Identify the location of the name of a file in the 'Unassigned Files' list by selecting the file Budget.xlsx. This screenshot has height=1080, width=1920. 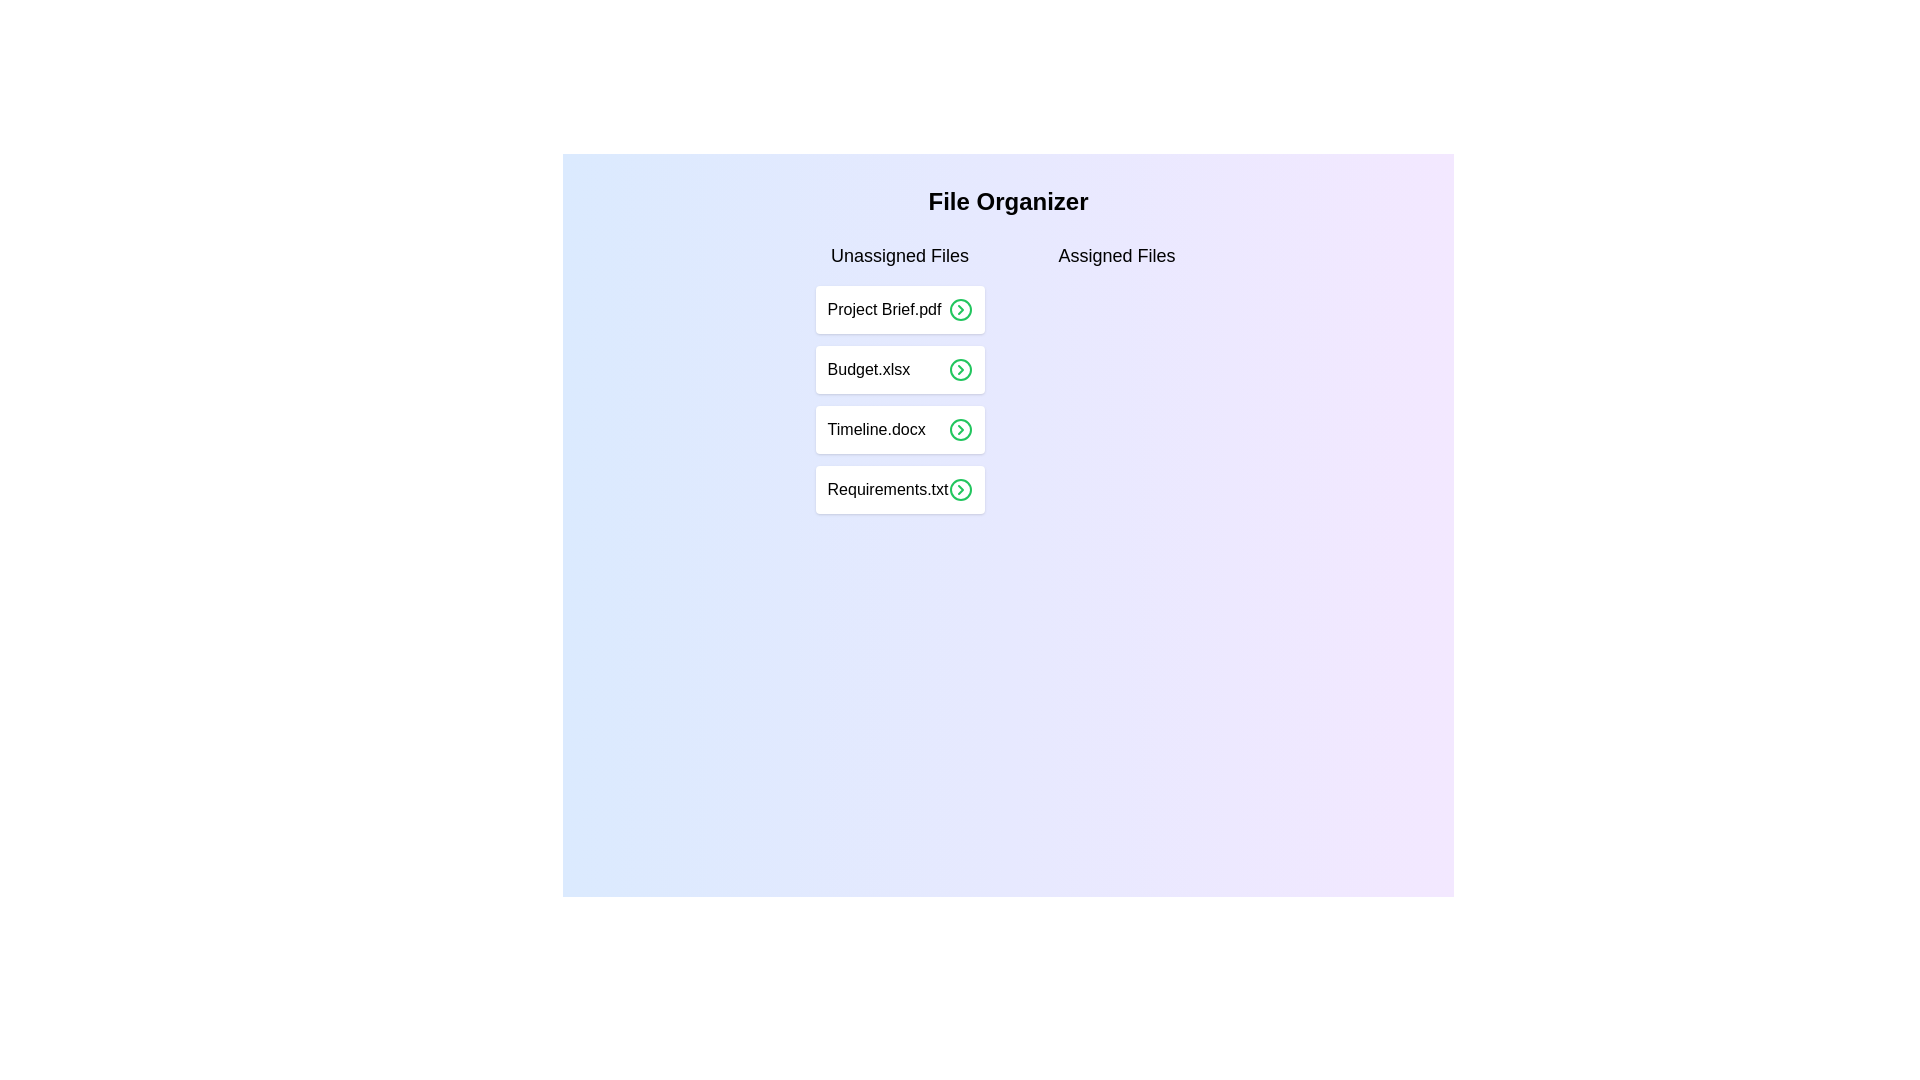
(899, 370).